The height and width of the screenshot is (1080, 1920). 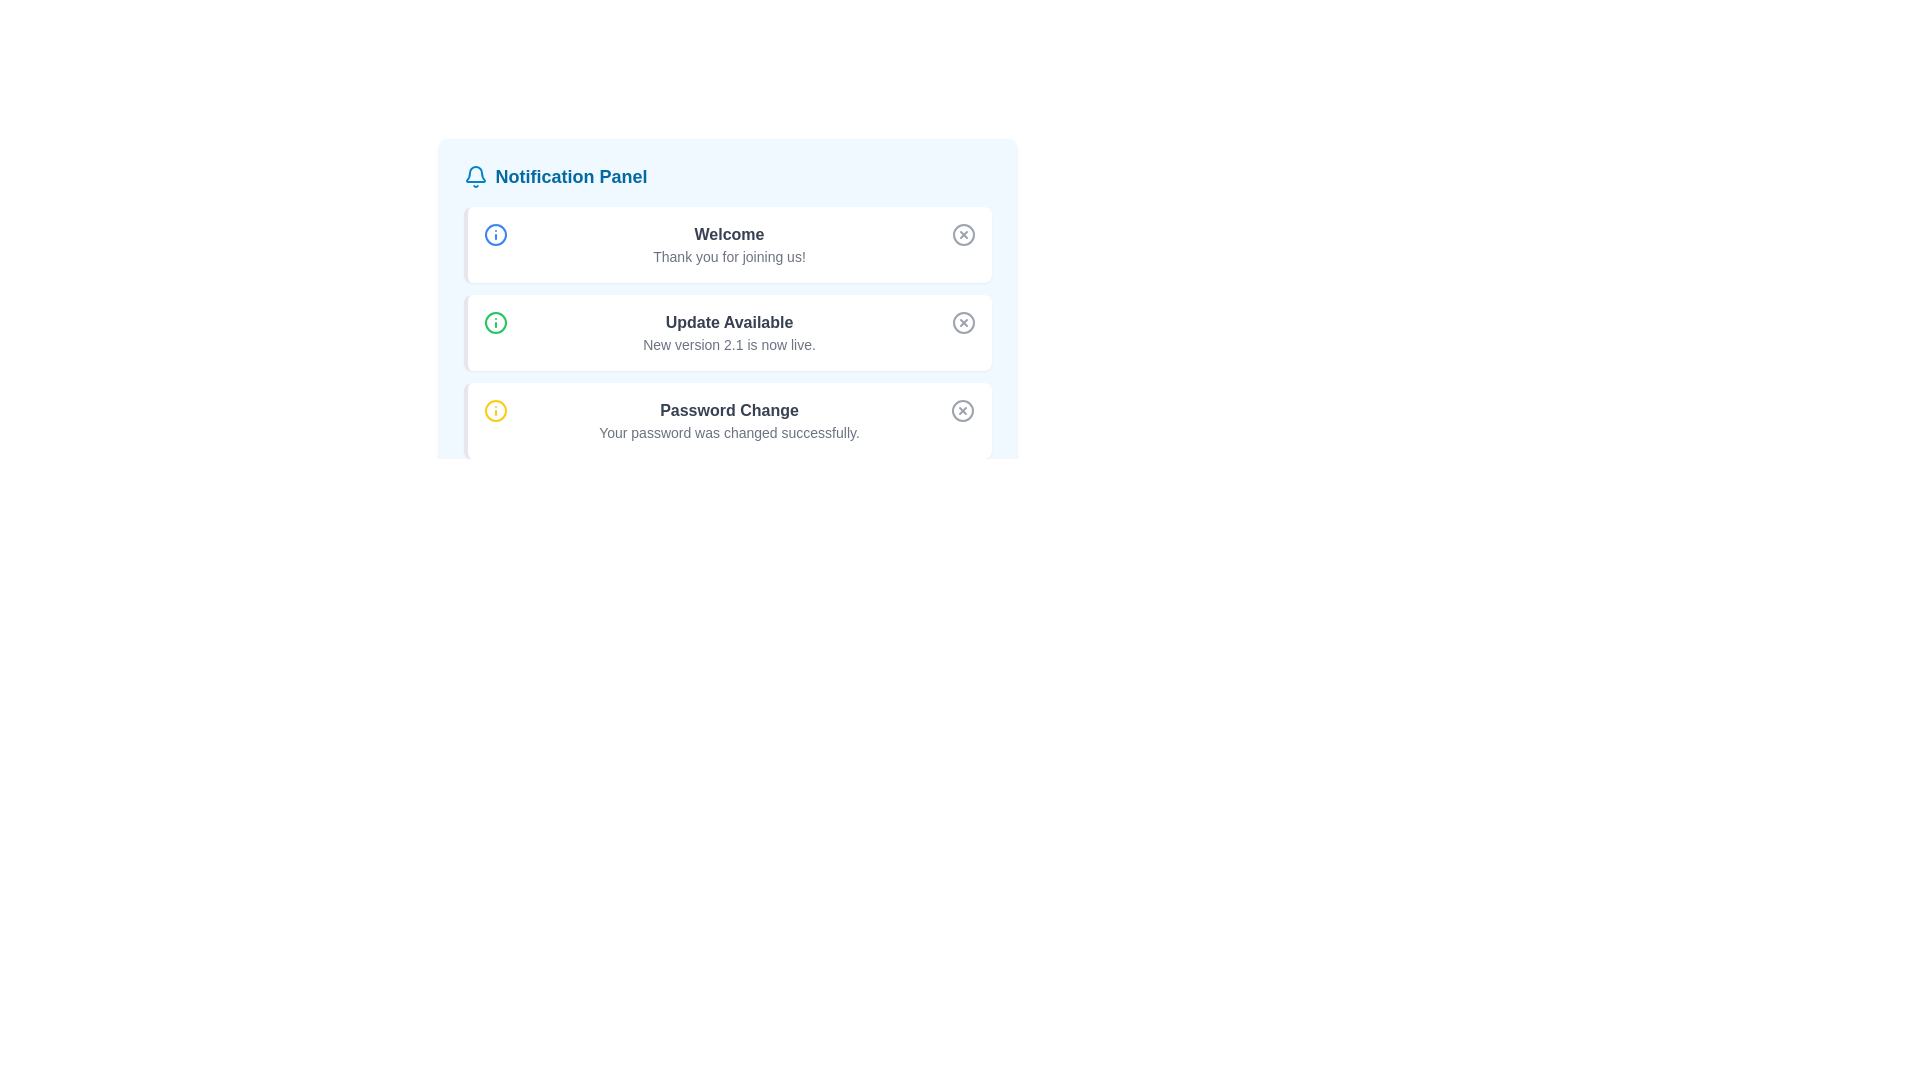 I want to click on text from the notification indicating that the password has been successfully changed, located in the bottom third of the notification panel as the third notification, so click(x=728, y=419).